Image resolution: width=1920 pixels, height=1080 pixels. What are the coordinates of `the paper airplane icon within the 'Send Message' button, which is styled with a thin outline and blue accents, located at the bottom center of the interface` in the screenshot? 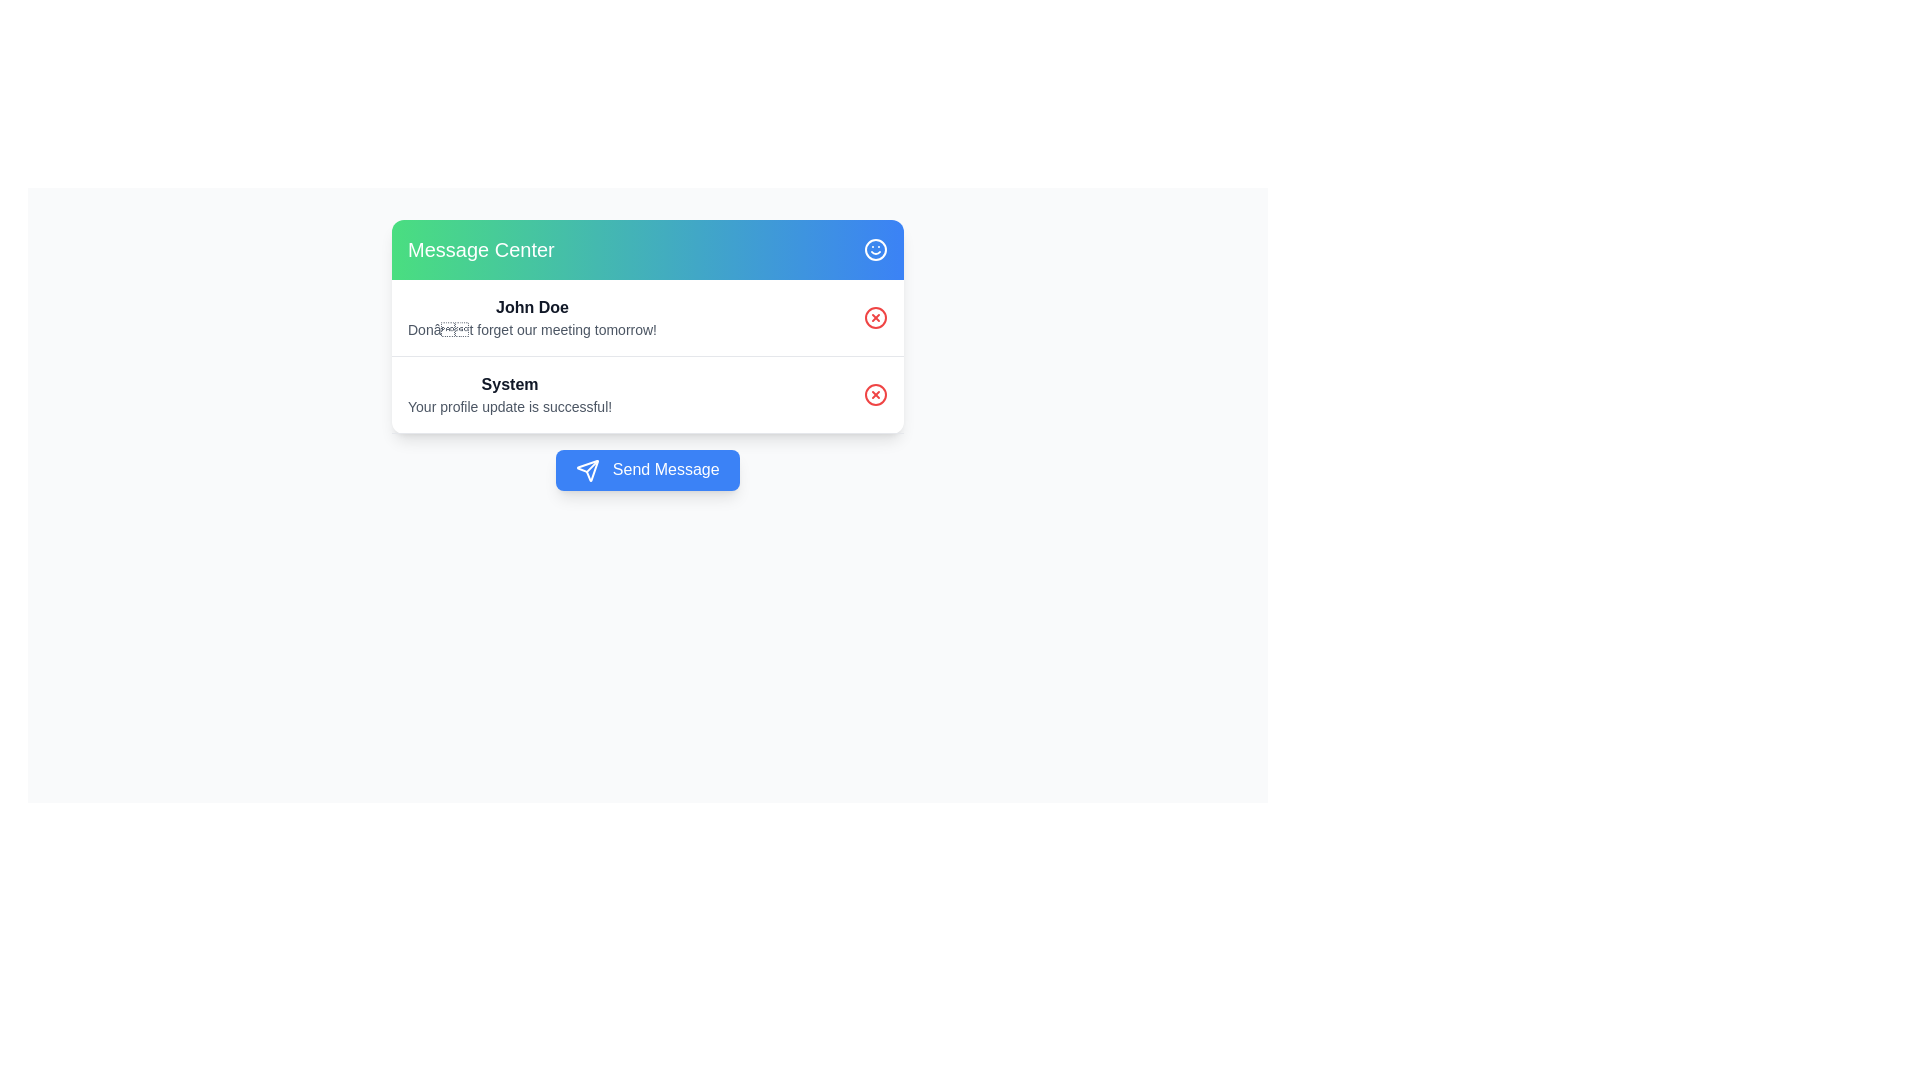 It's located at (587, 470).